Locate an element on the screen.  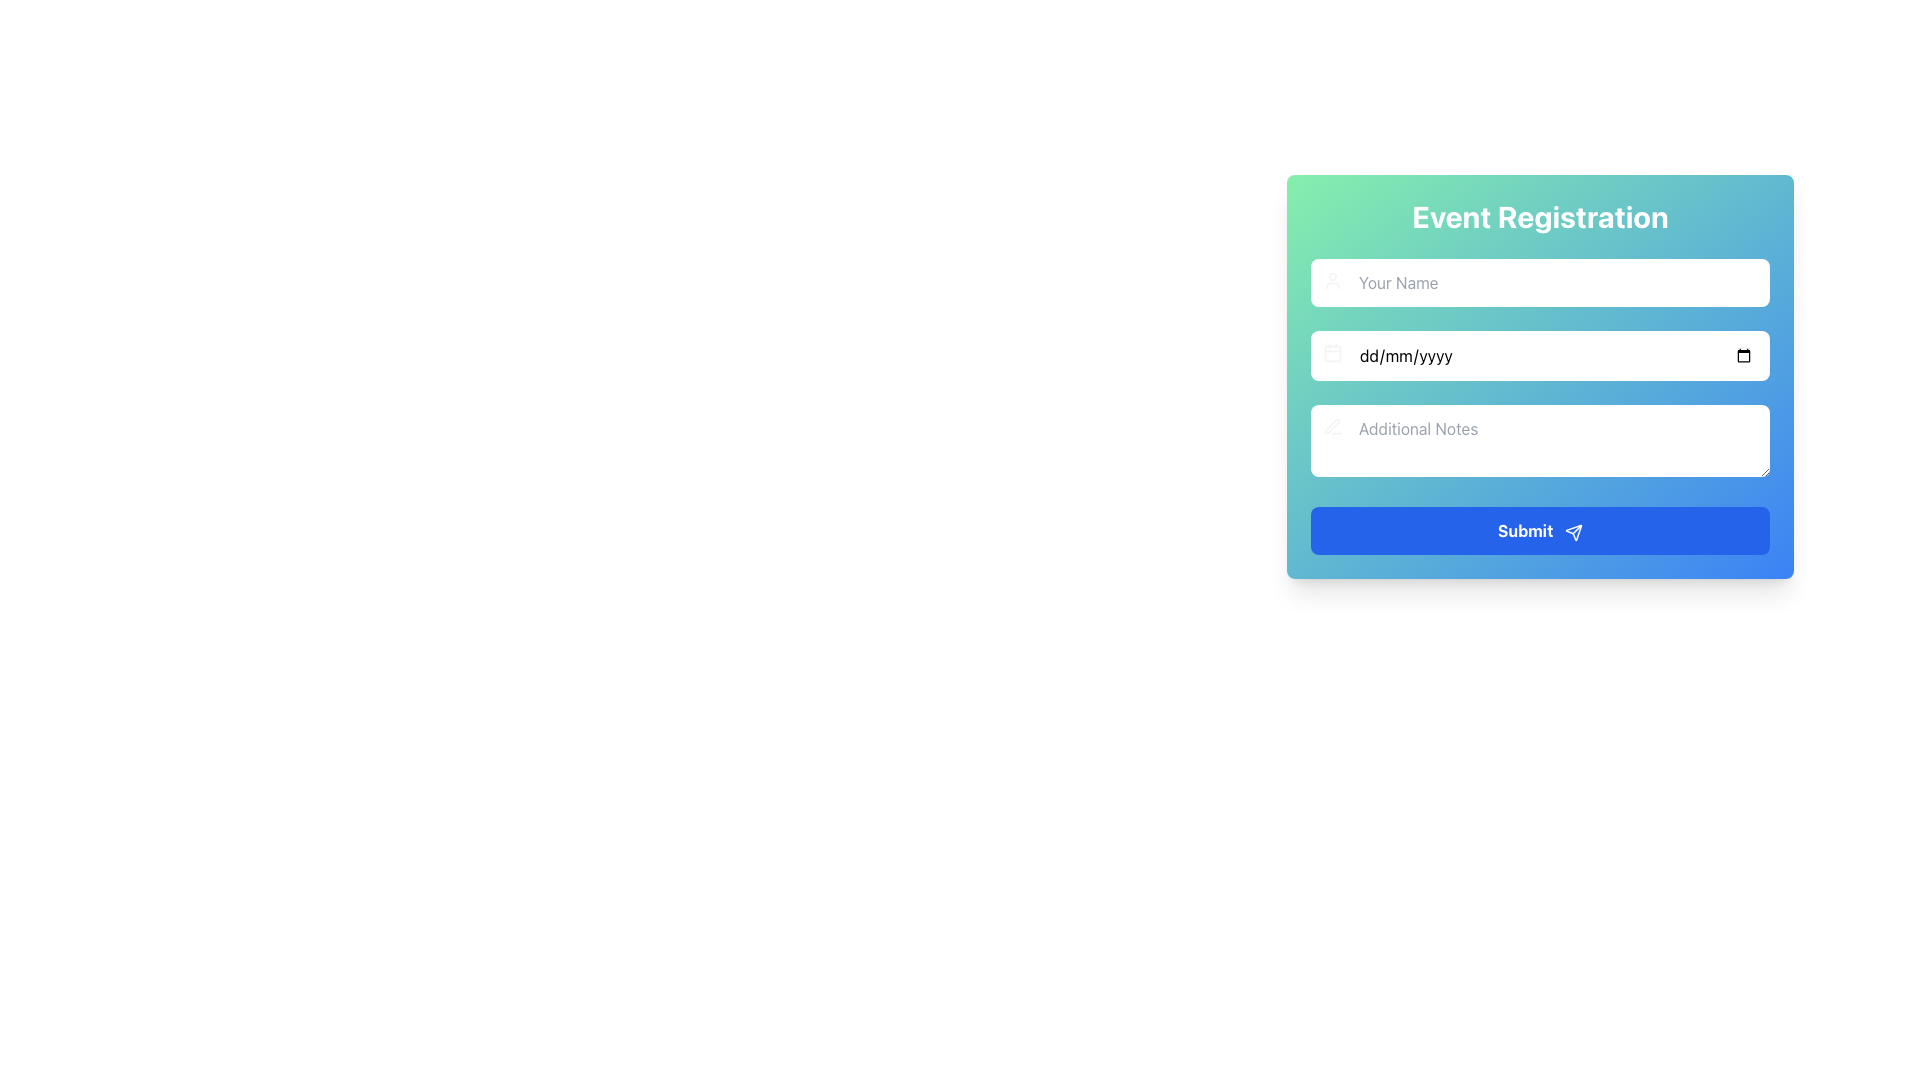
the stylized upward-right arrow icon within the 'Submit' button, which indicates a sending action is located at coordinates (1573, 531).